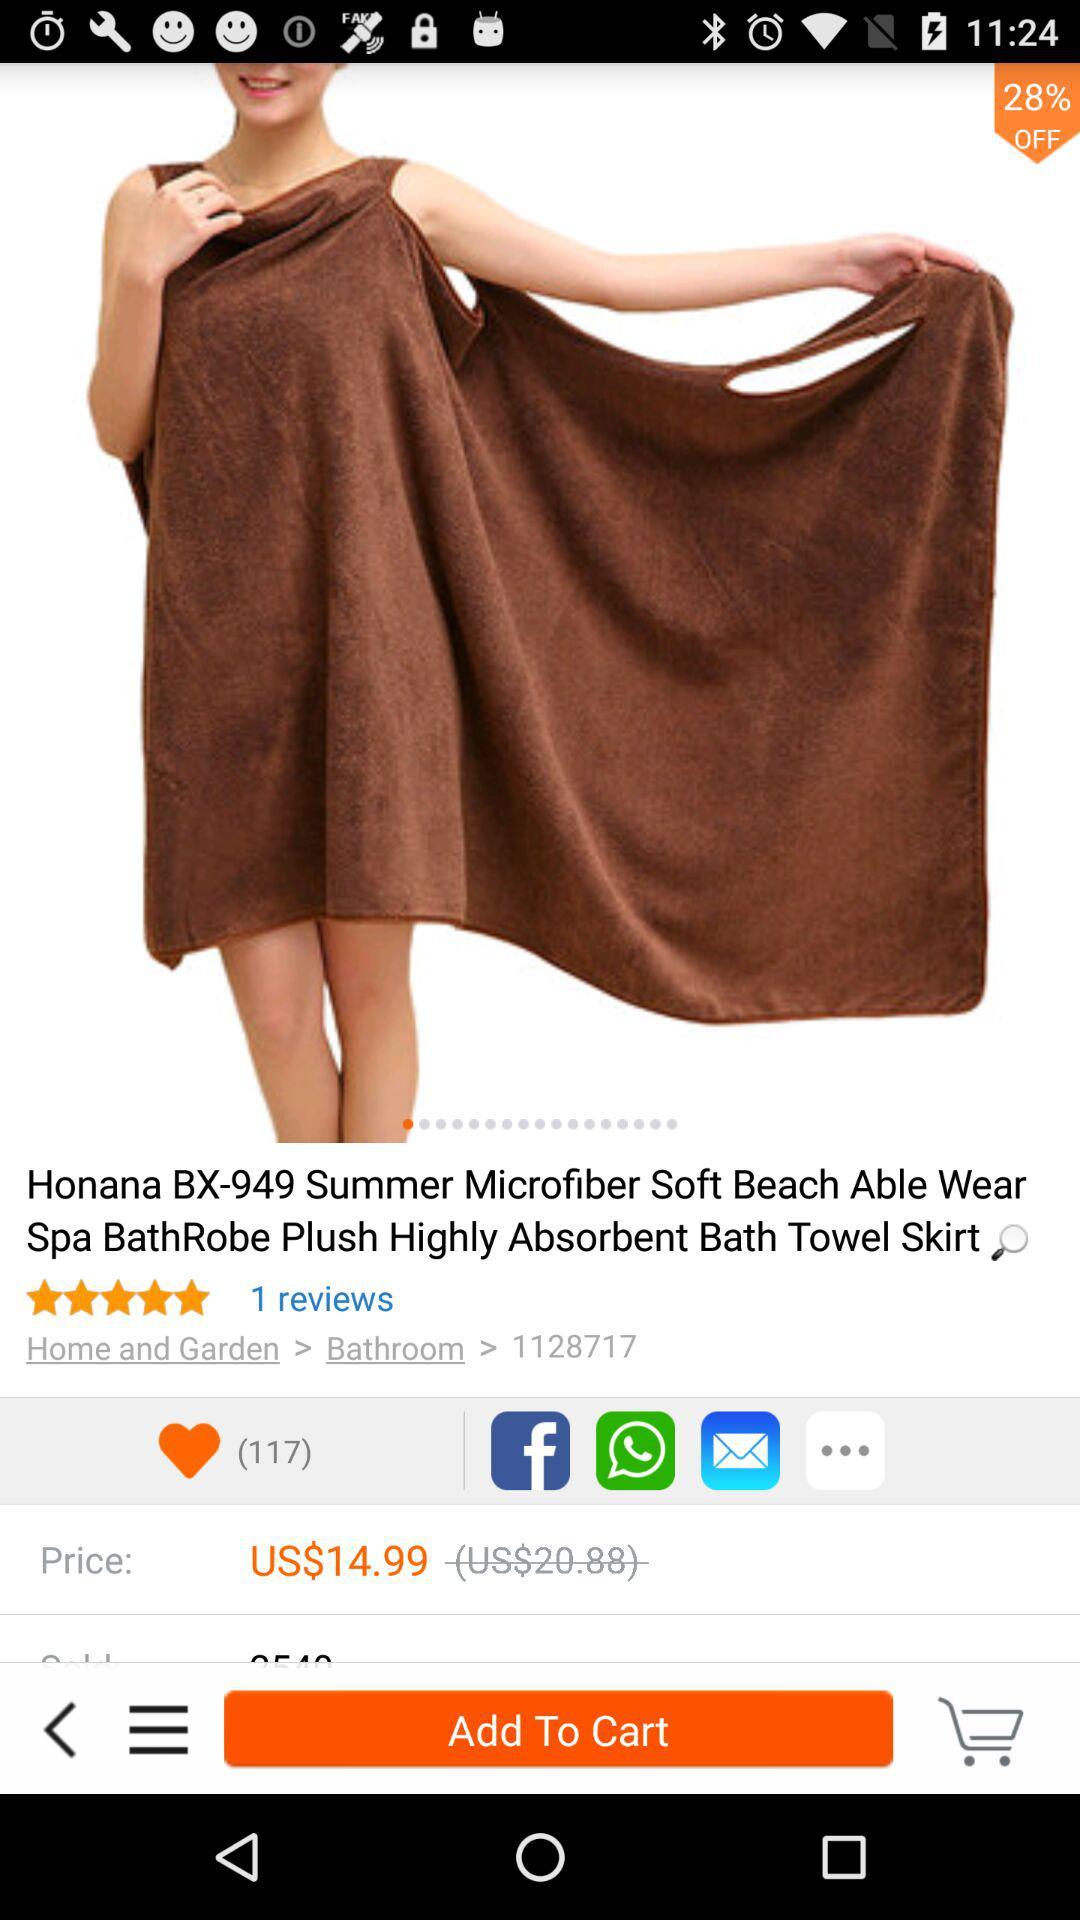  Describe the element at coordinates (157, 1728) in the screenshot. I see `open menu` at that location.